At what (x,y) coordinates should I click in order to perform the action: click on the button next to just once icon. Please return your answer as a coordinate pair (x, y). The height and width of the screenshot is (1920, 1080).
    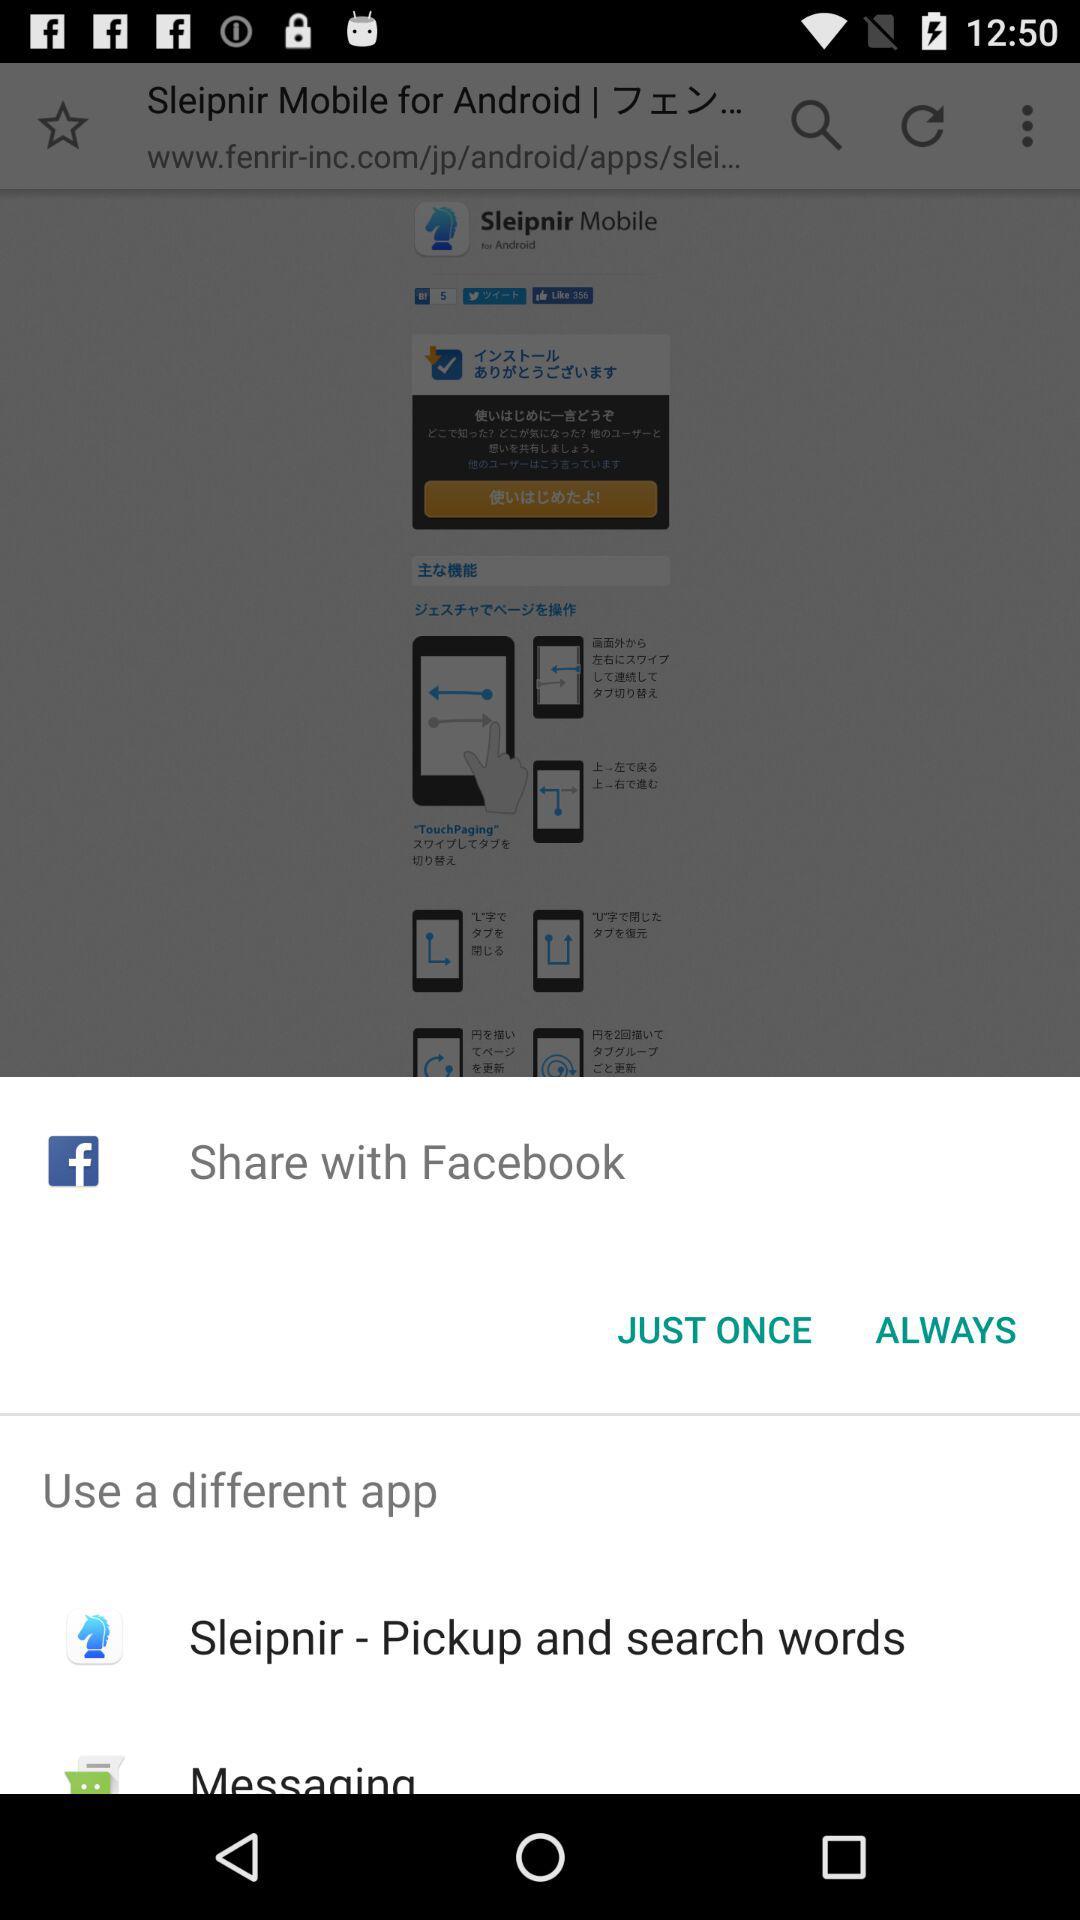
    Looking at the image, I should click on (945, 1329).